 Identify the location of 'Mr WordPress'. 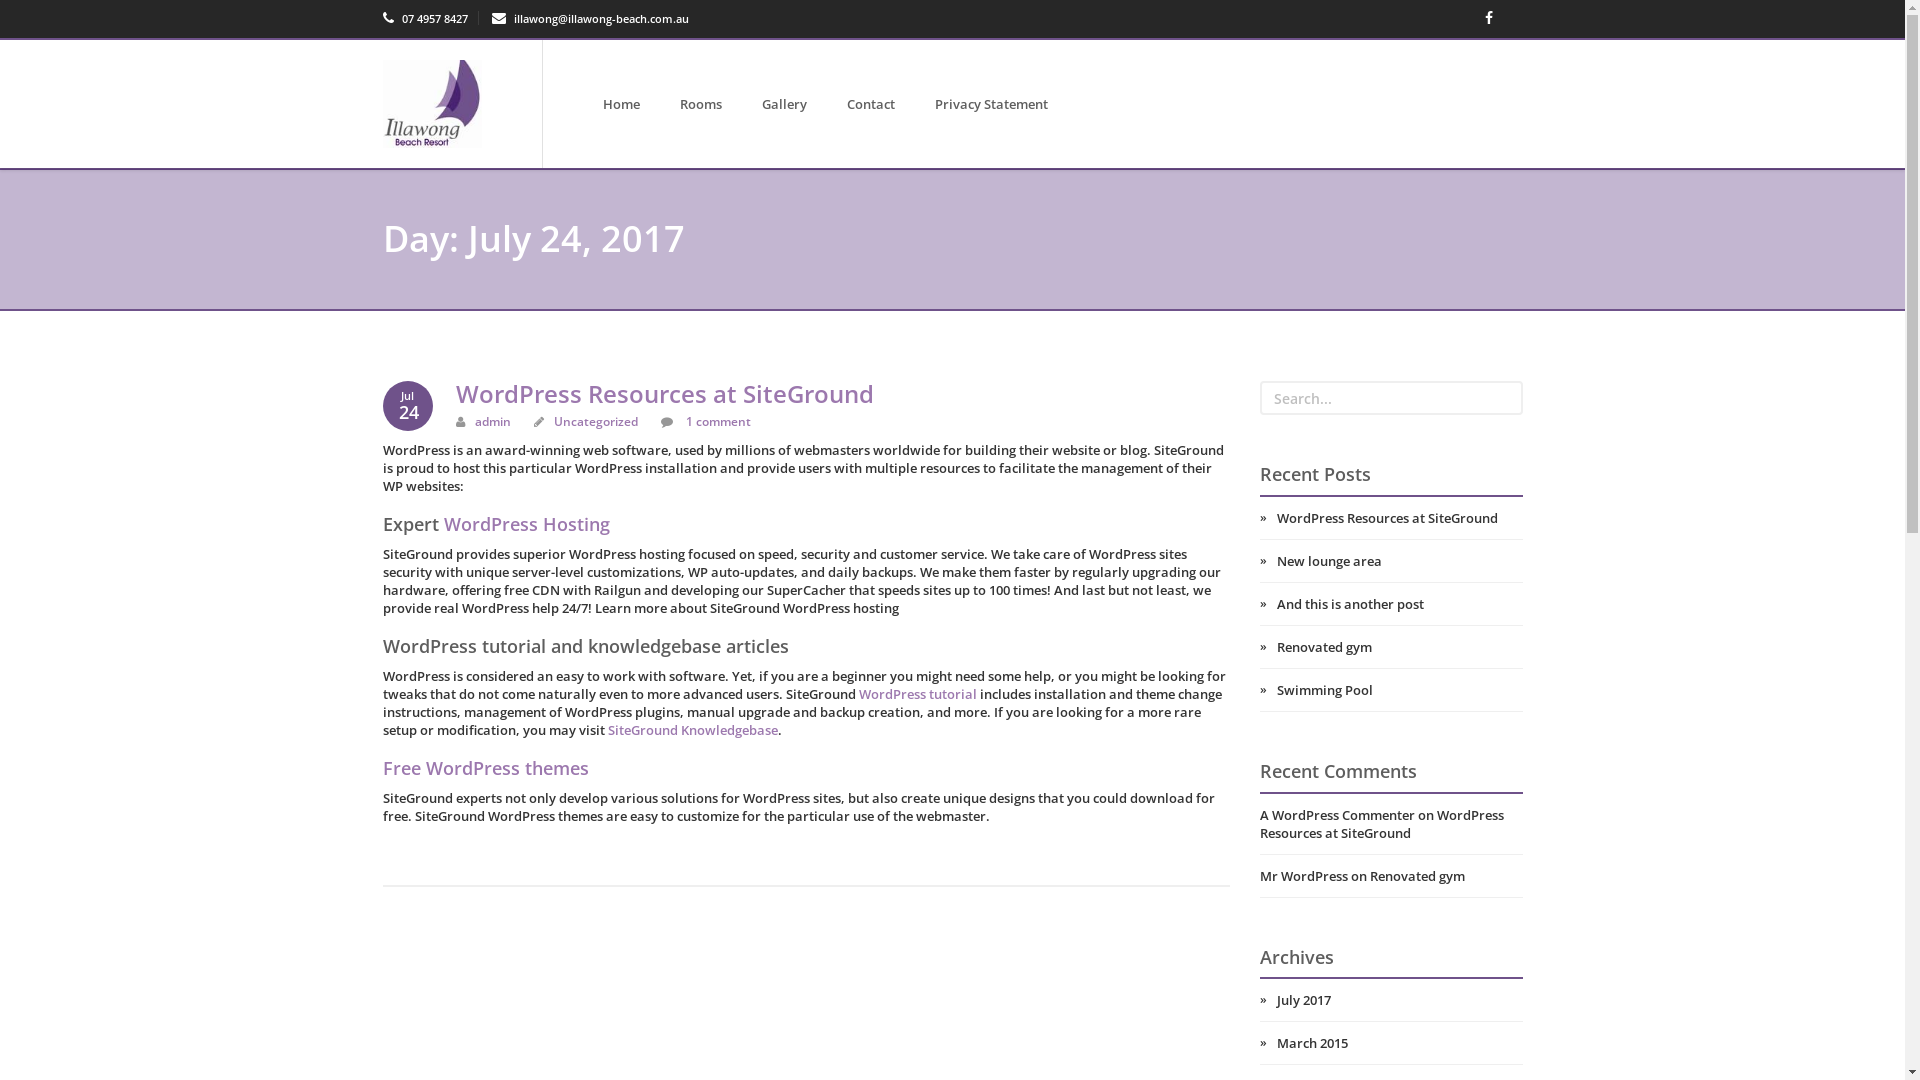
(1304, 874).